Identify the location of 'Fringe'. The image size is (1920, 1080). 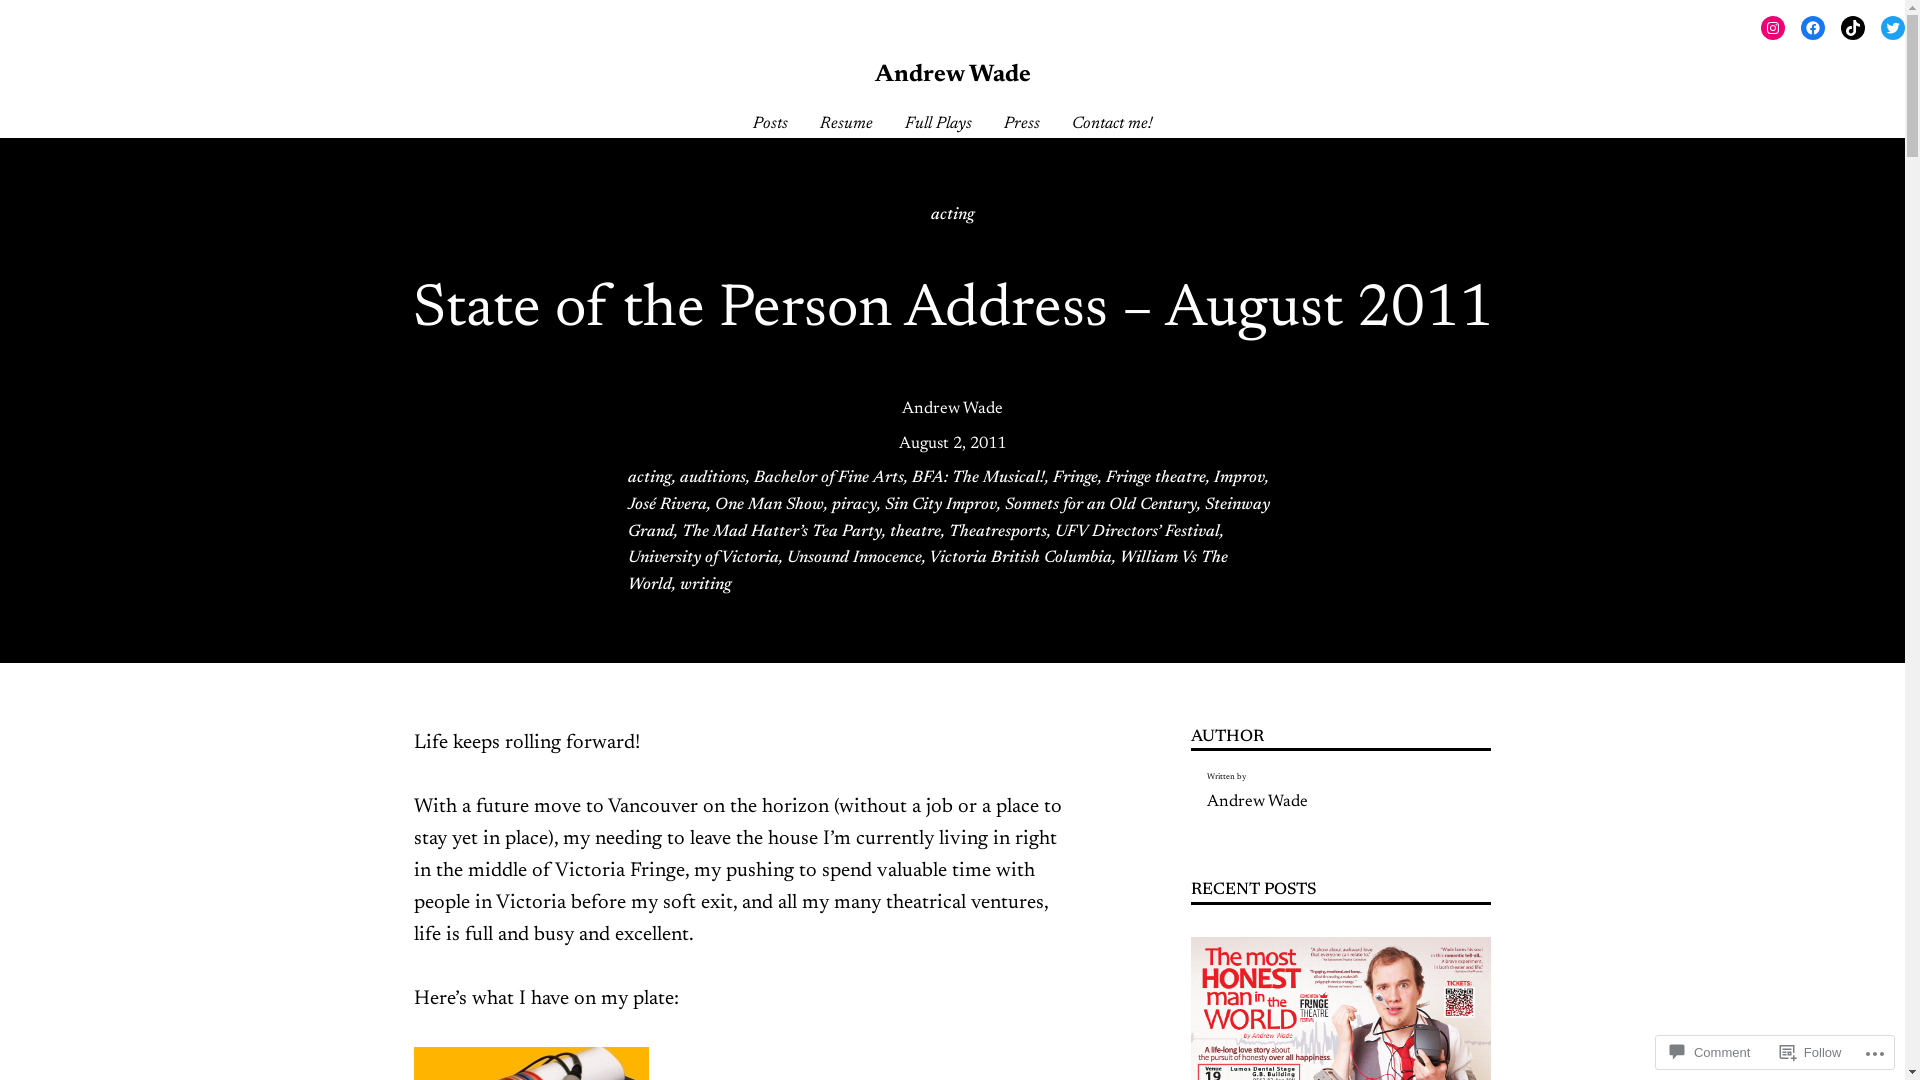
(1073, 478).